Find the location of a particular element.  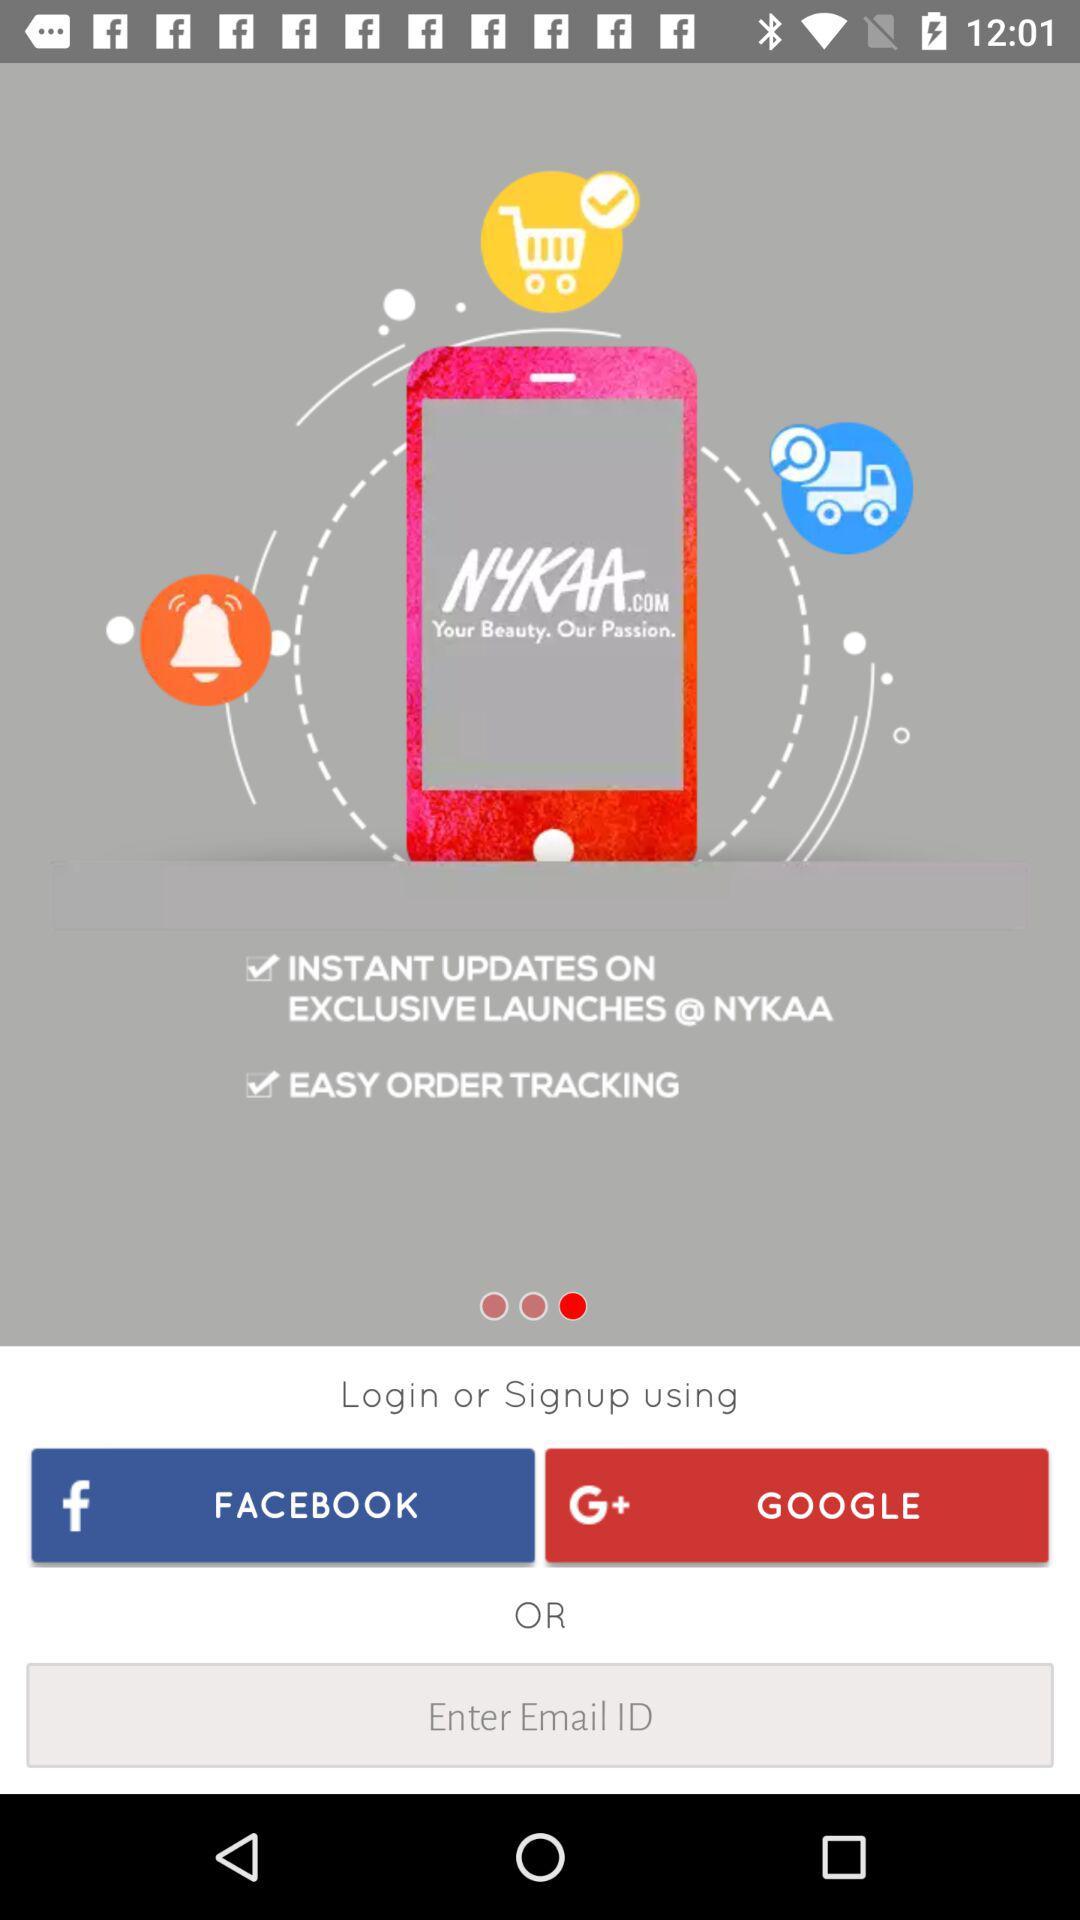

the item above the or is located at coordinates (795, 1504).